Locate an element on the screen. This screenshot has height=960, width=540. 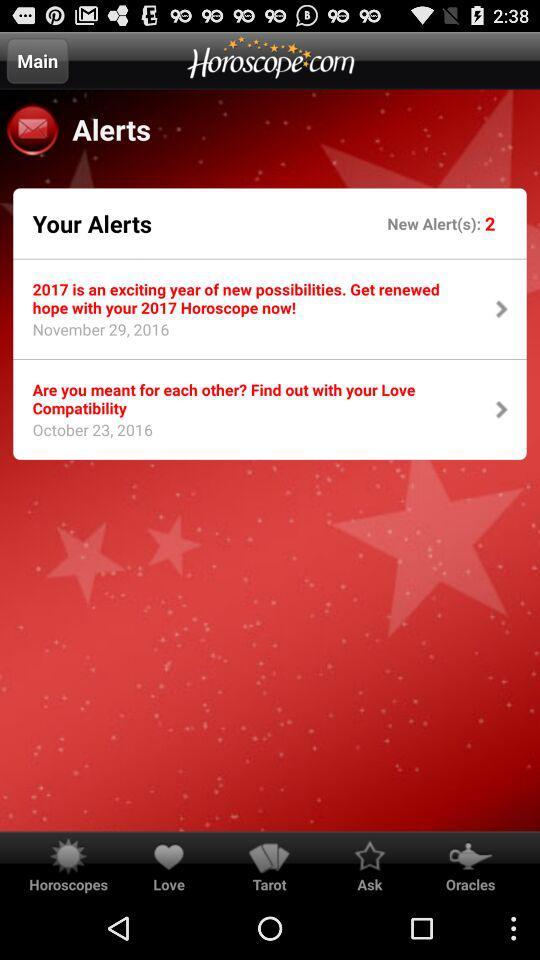
the icon above the are you meant item is located at coordinates (250, 297).